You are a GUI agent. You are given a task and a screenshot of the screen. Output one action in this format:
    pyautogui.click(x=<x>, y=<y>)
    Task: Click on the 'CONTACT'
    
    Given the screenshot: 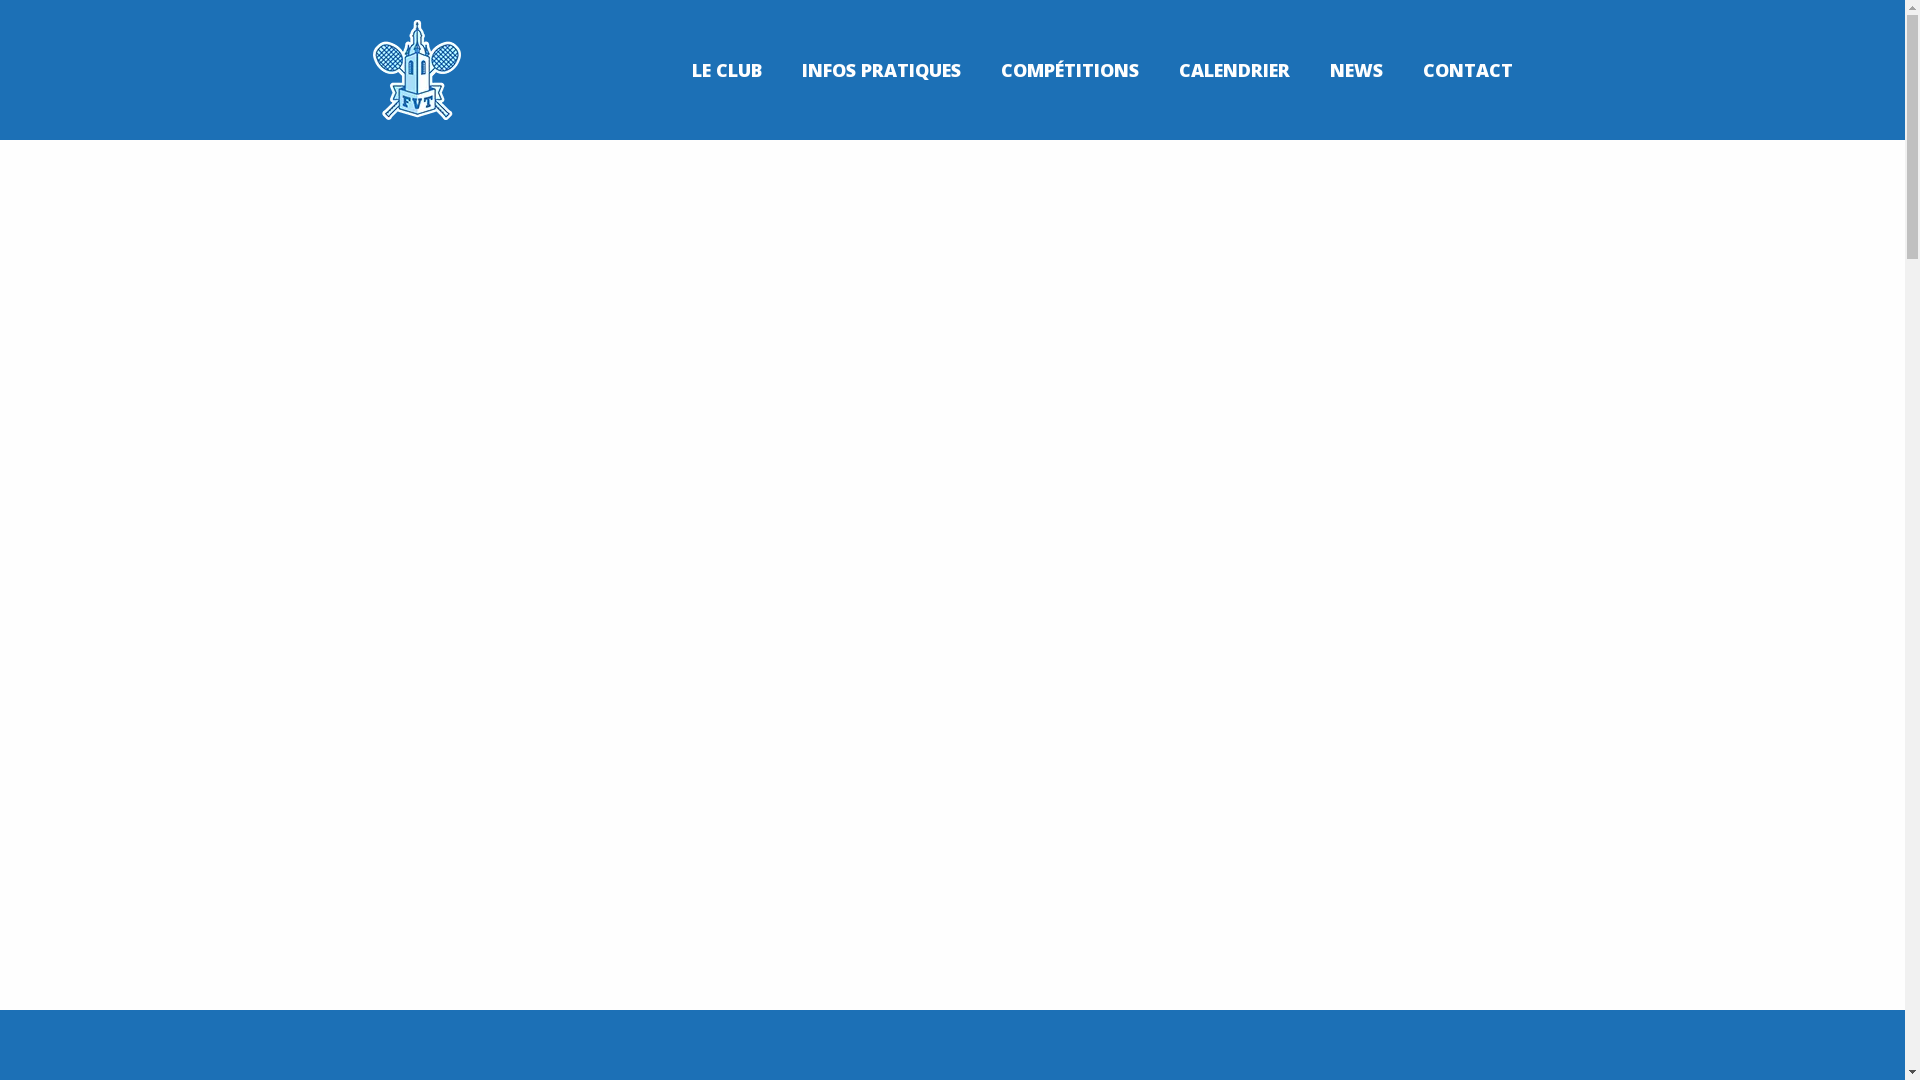 What is the action you would take?
    pyautogui.click(x=1467, y=68)
    